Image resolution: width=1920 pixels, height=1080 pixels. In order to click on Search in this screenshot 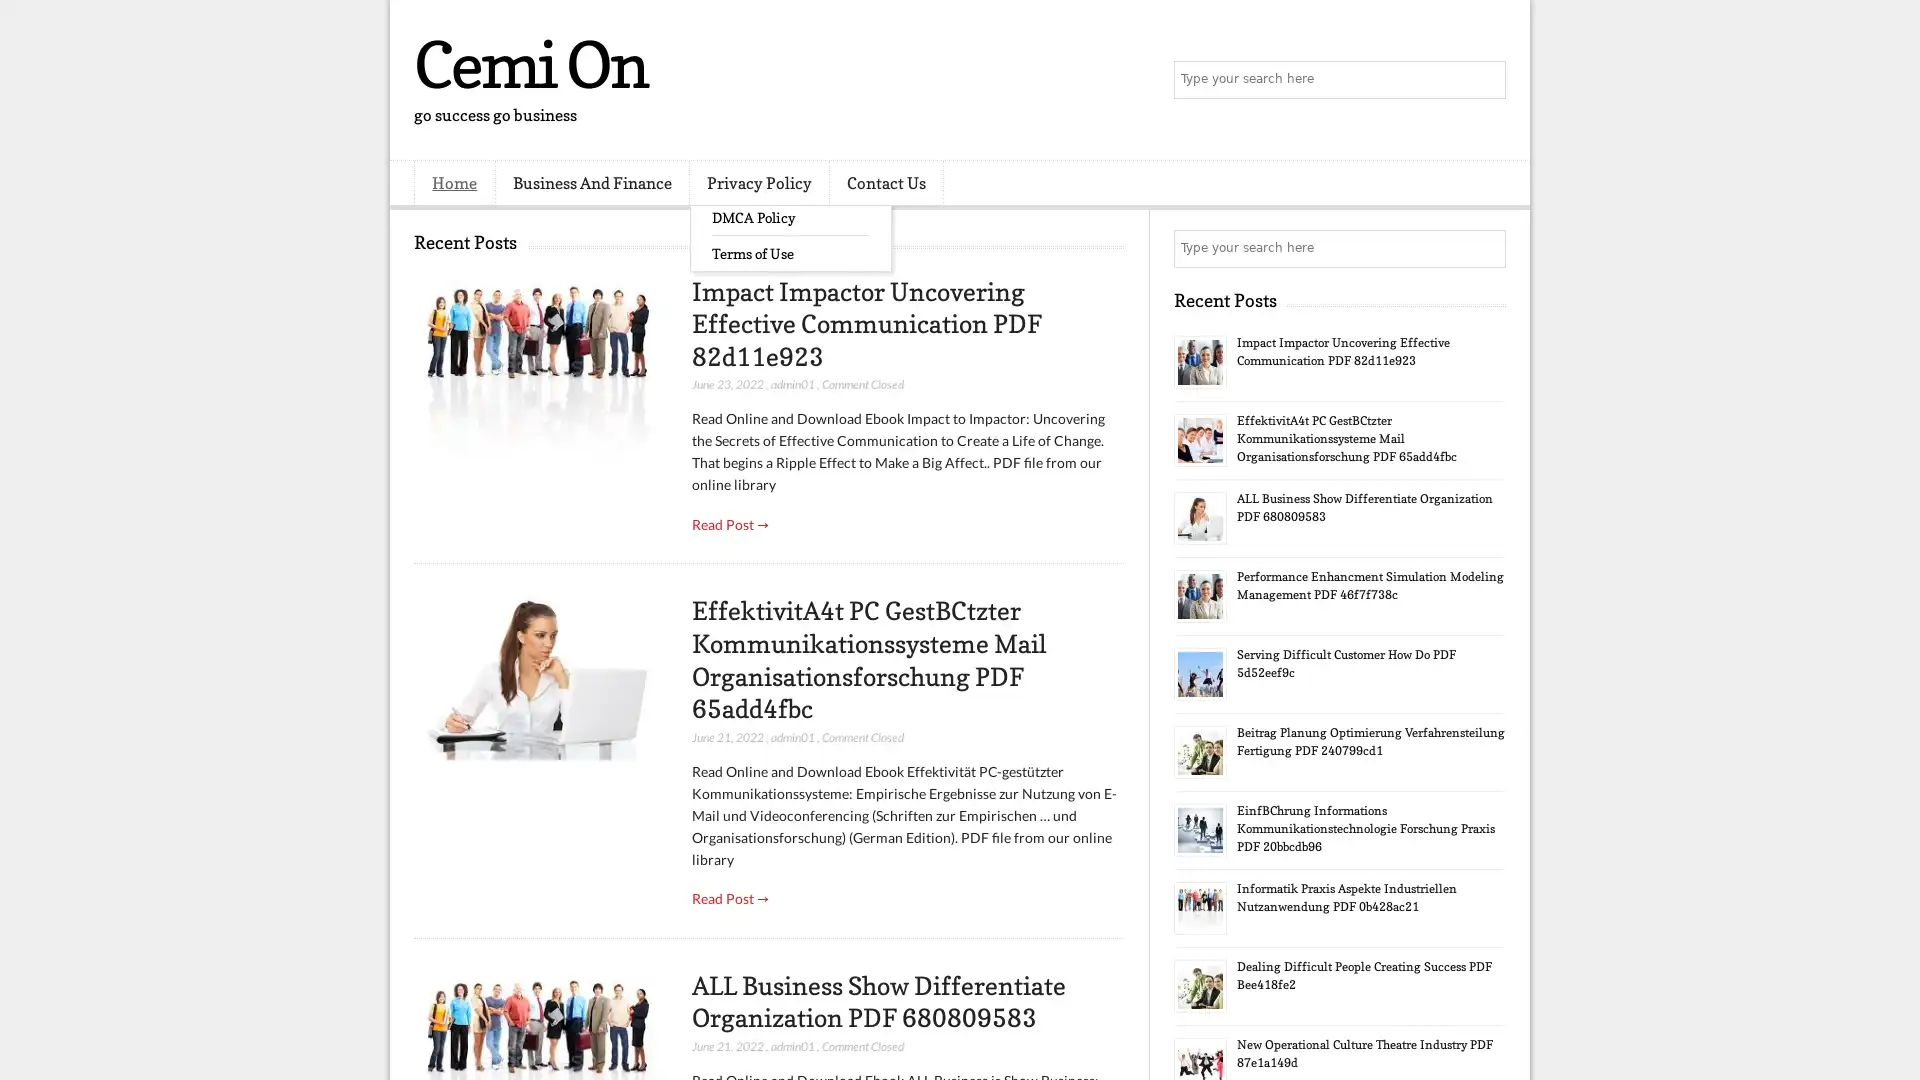, I will do `click(1485, 248)`.